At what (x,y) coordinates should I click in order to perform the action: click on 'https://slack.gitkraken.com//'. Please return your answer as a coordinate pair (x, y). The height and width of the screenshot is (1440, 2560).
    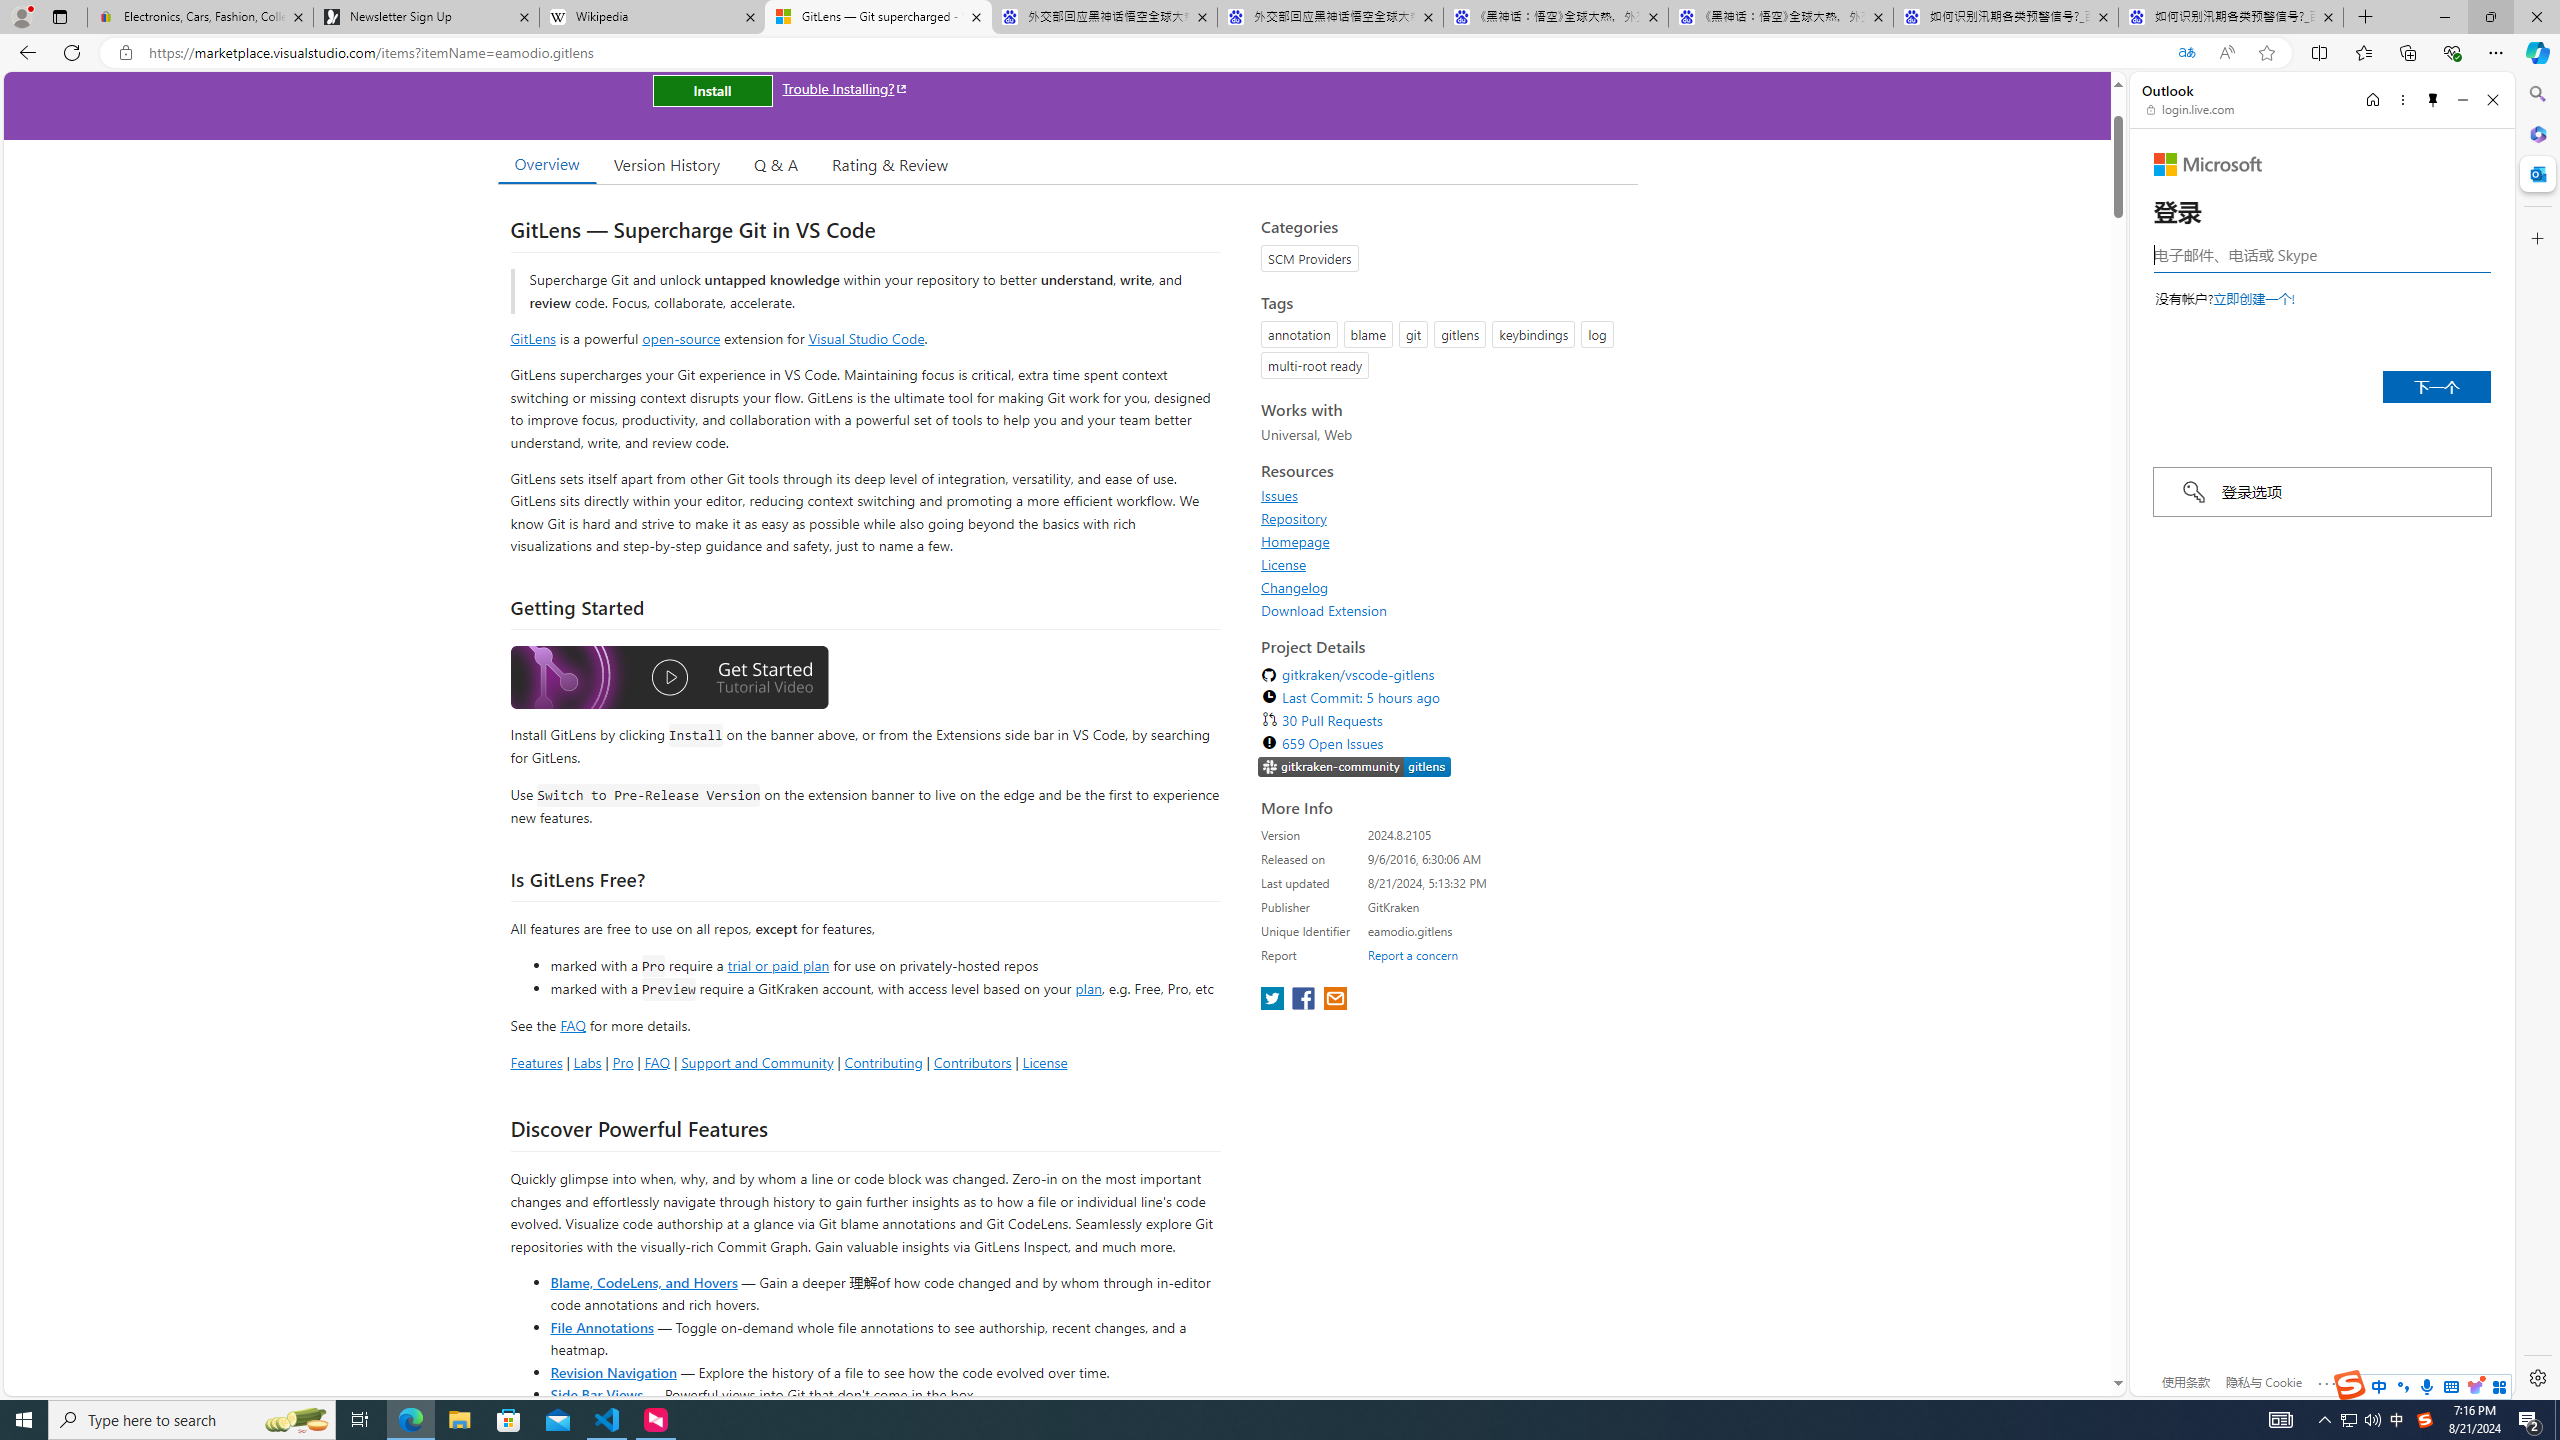
    Looking at the image, I should click on (1353, 766).